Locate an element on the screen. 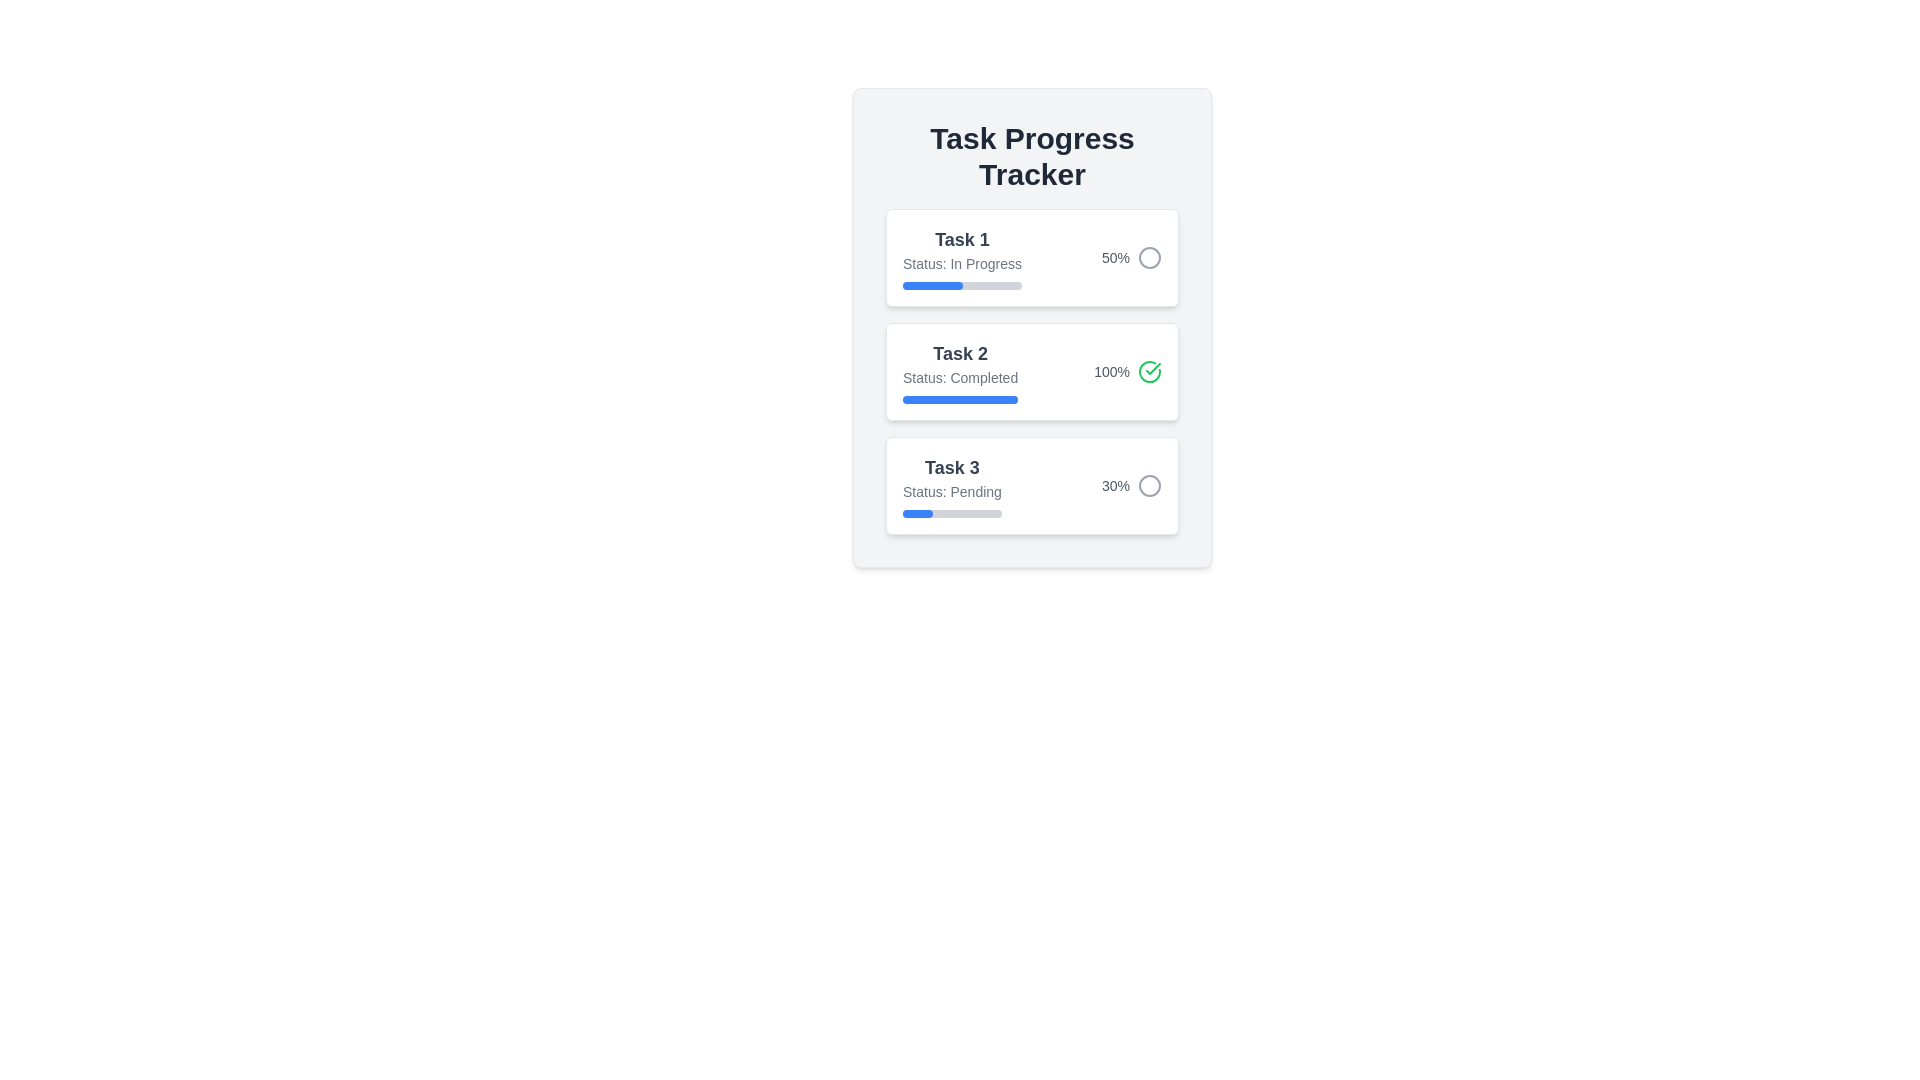 This screenshot has width=1920, height=1080. the 'Task 2' text label located under the 'Task Progress Tracker' heading for accessibility tools is located at coordinates (960, 353).